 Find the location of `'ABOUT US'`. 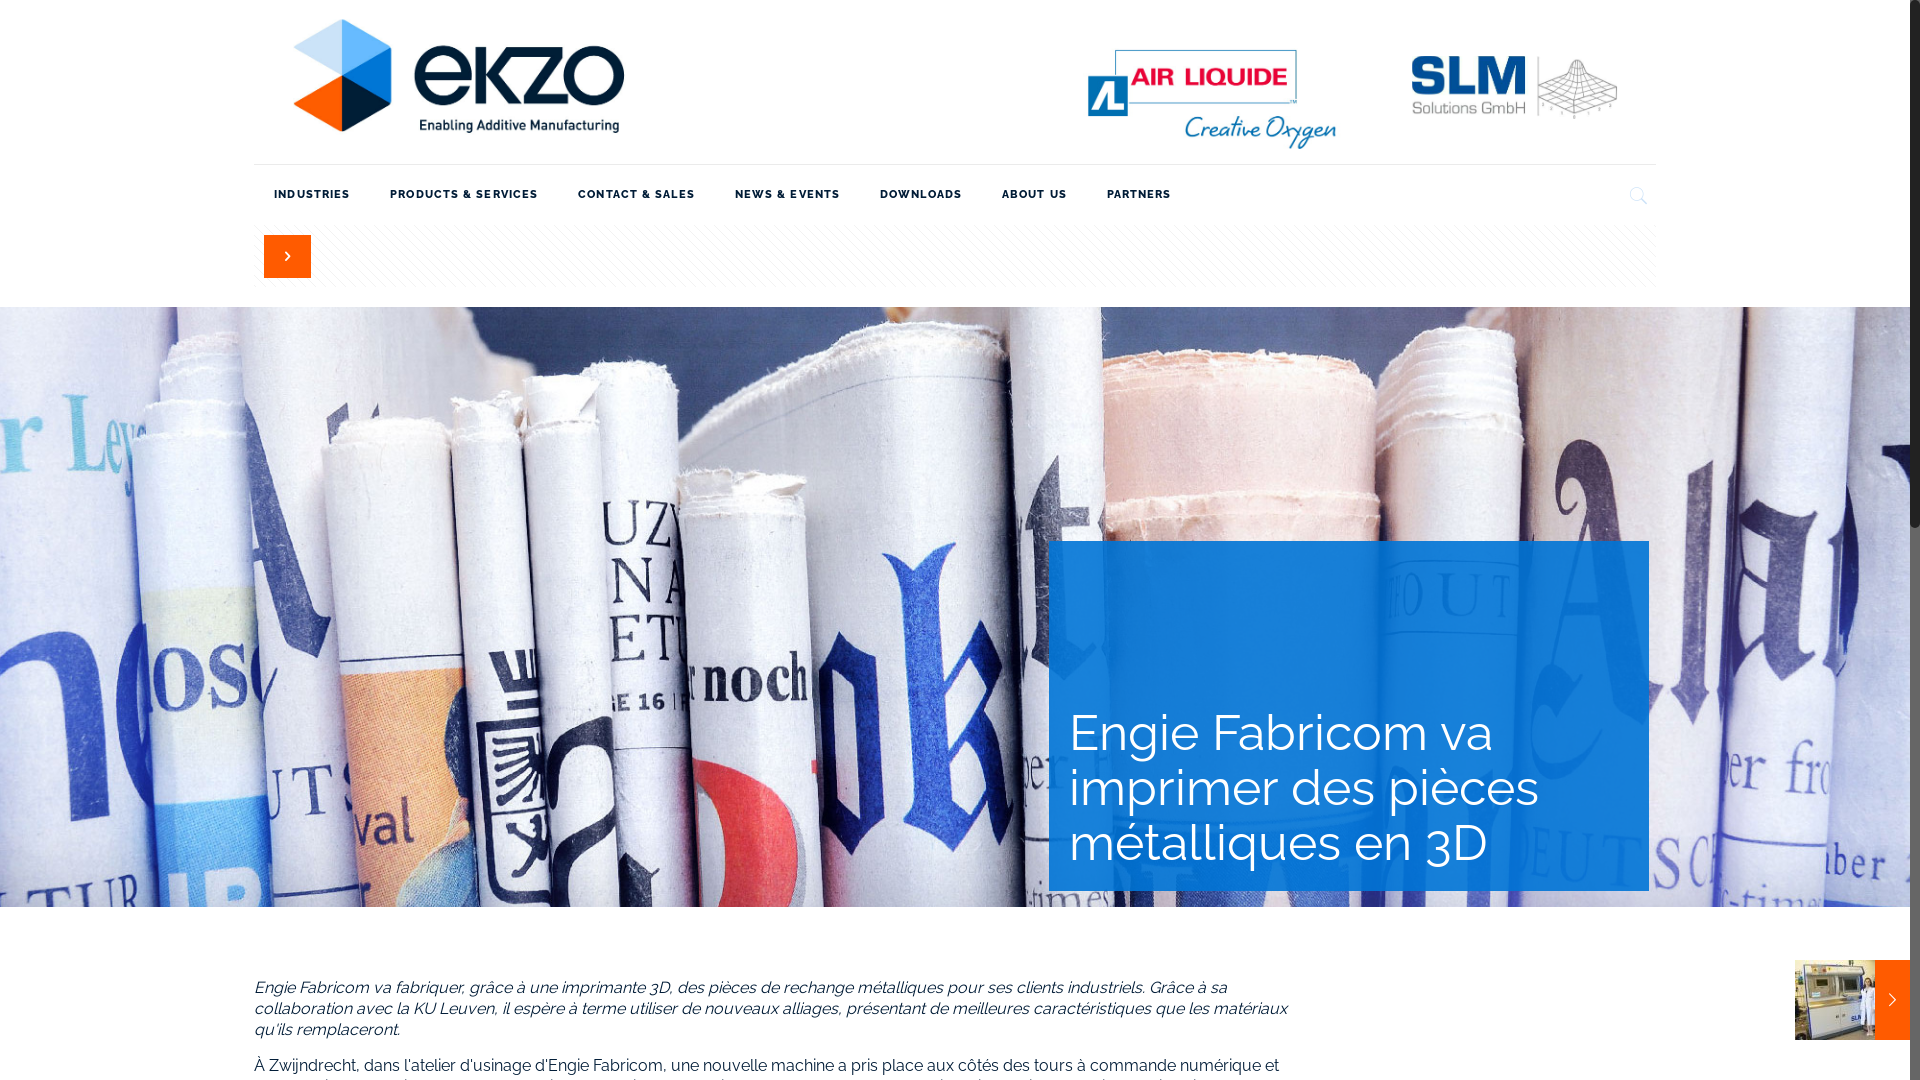

'ABOUT US' is located at coordinates (1034, 195).